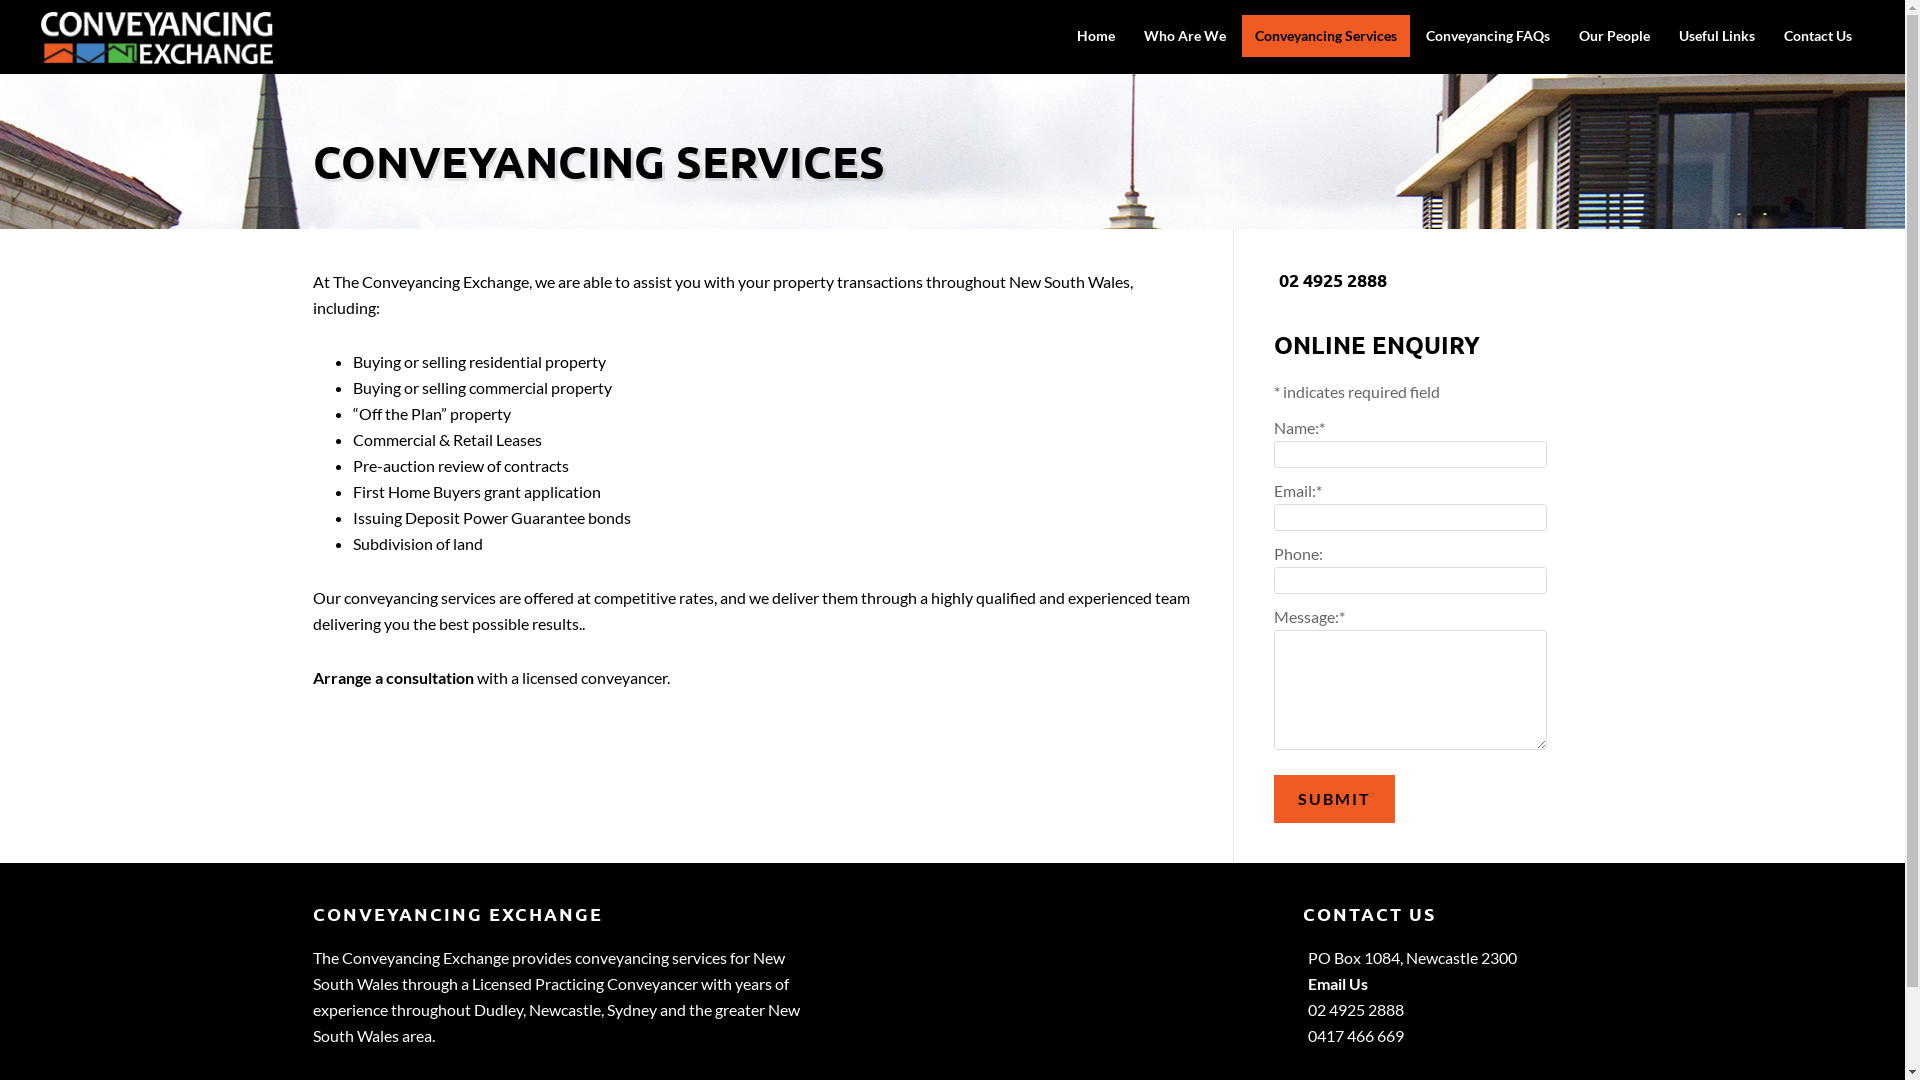  Describe the element at coordinates (1308, 982) in the screenshot. I see `'Email Us'` at that location.